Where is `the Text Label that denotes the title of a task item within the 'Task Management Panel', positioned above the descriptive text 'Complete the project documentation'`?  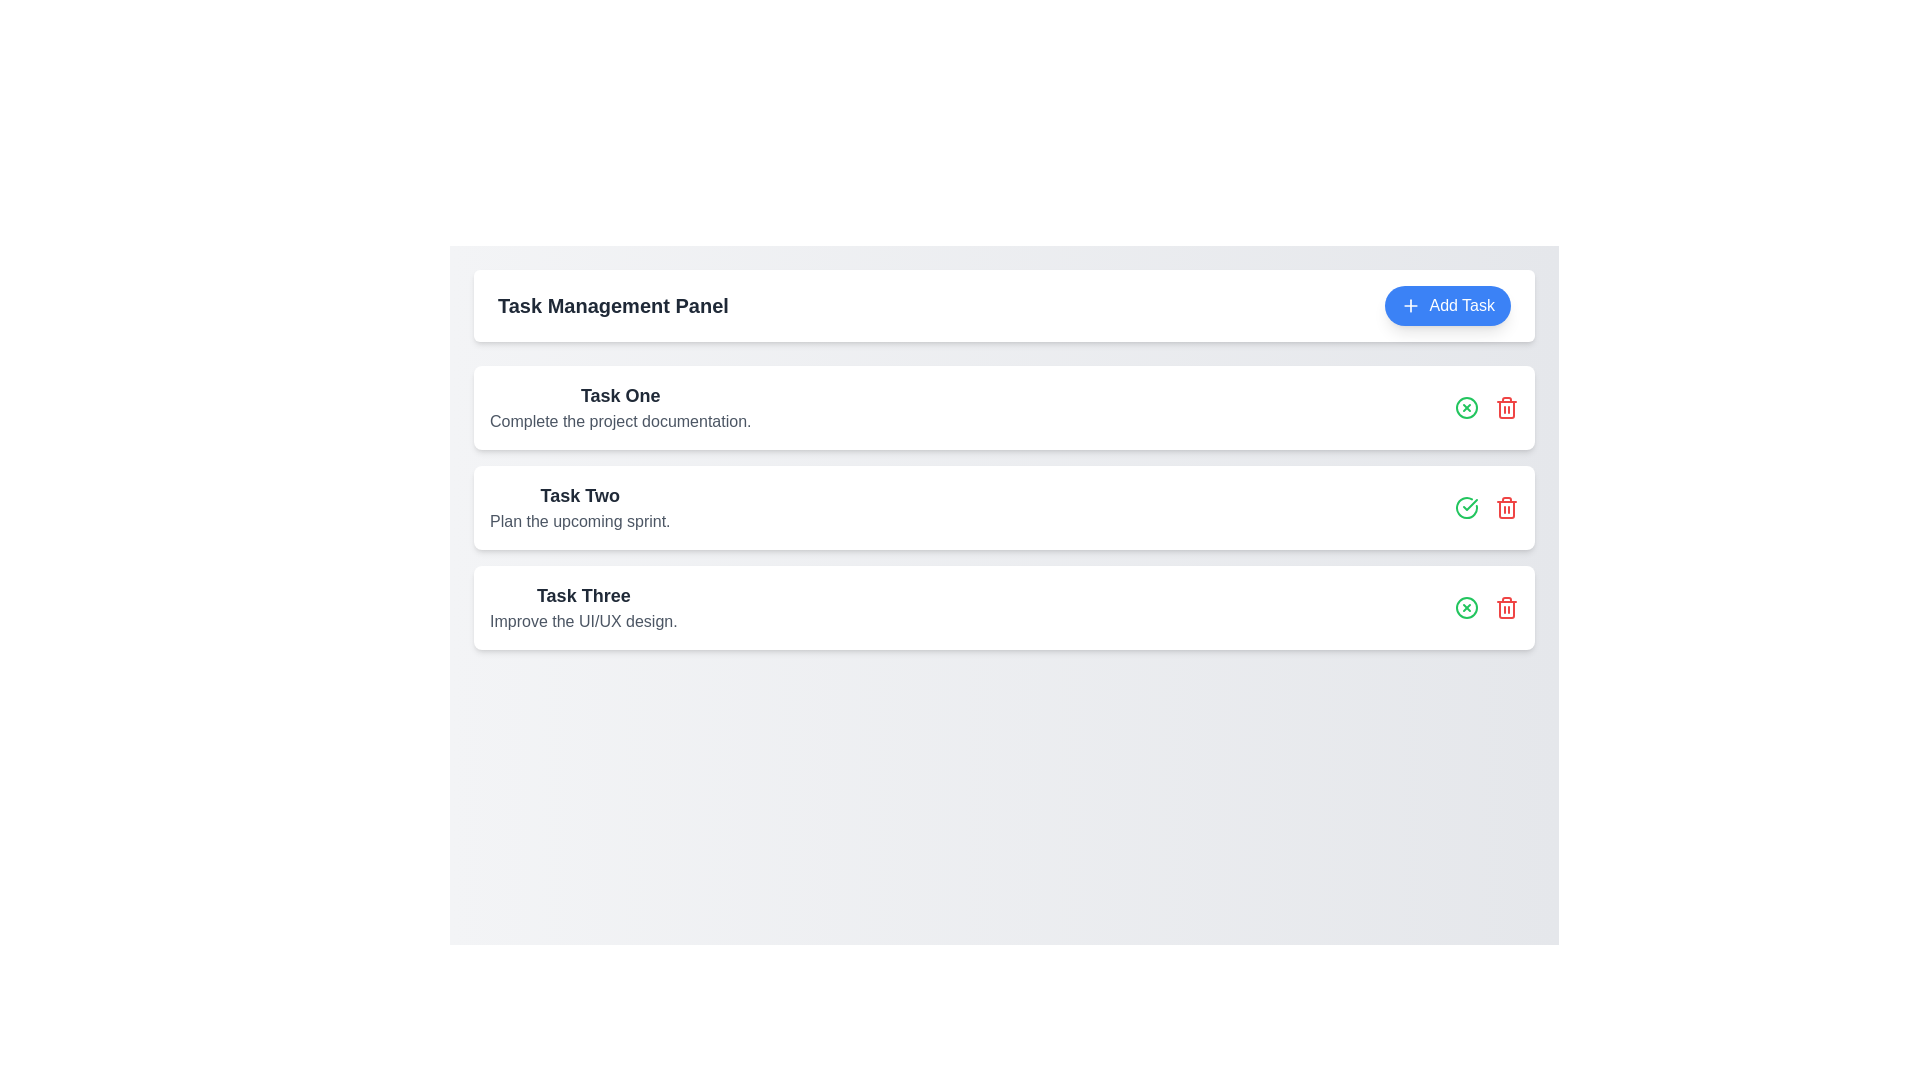
the Text Label that denotes the title of a task item within the 'Task Management Panel', positioned above the descriptive text 'Complete the project documentation' is located at coordinates (619, 396).